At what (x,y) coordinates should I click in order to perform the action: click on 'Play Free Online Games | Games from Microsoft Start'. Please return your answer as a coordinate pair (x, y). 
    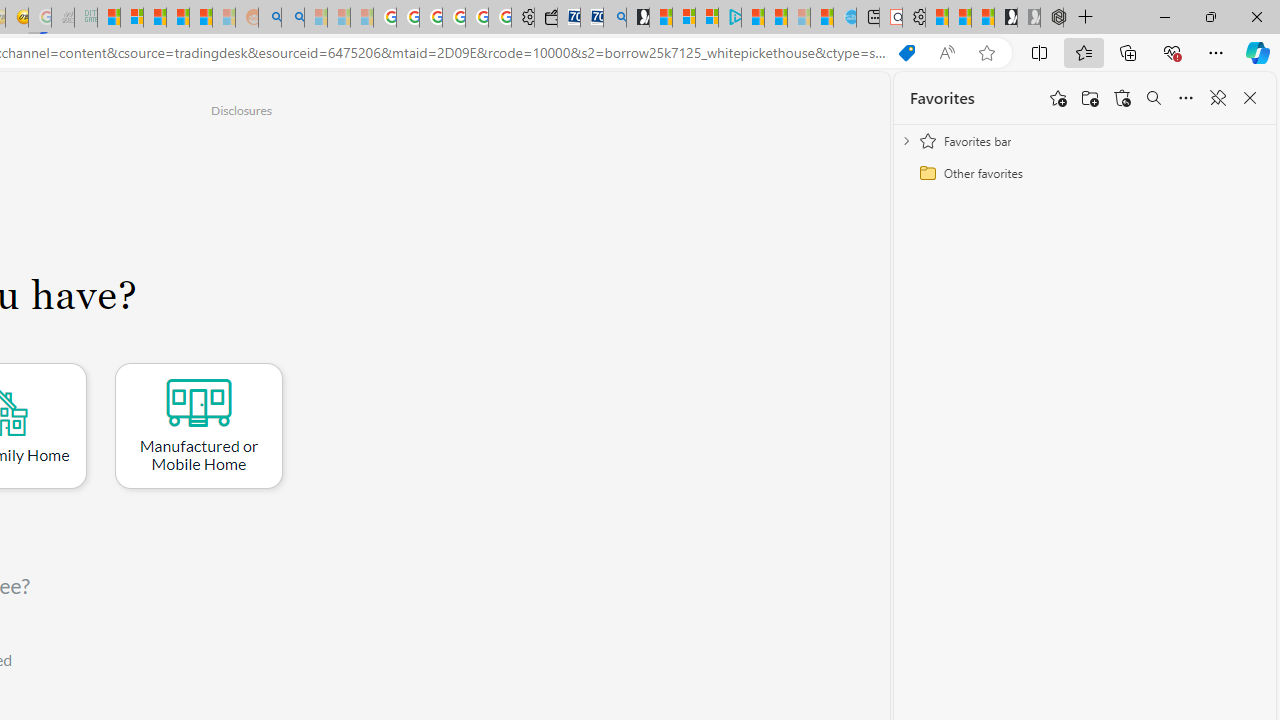
    Looking at the image, I should click on (1006, 17).